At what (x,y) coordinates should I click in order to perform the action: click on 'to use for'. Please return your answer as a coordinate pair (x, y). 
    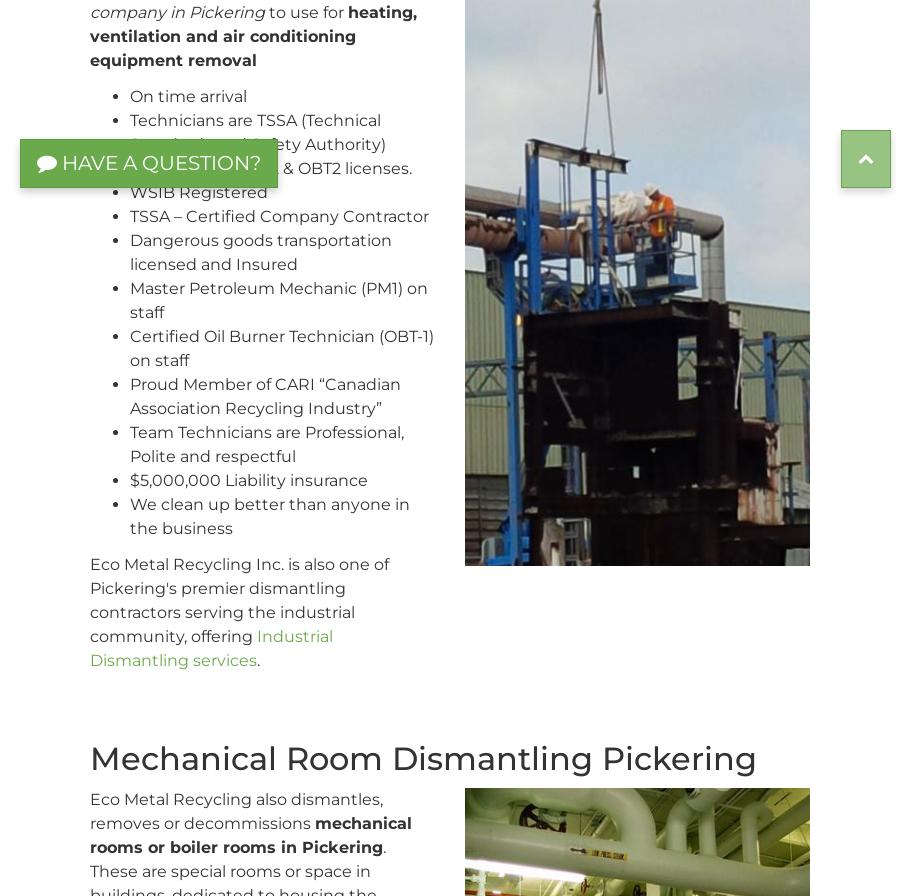
    Looking at the image, I should click on (305, 11).